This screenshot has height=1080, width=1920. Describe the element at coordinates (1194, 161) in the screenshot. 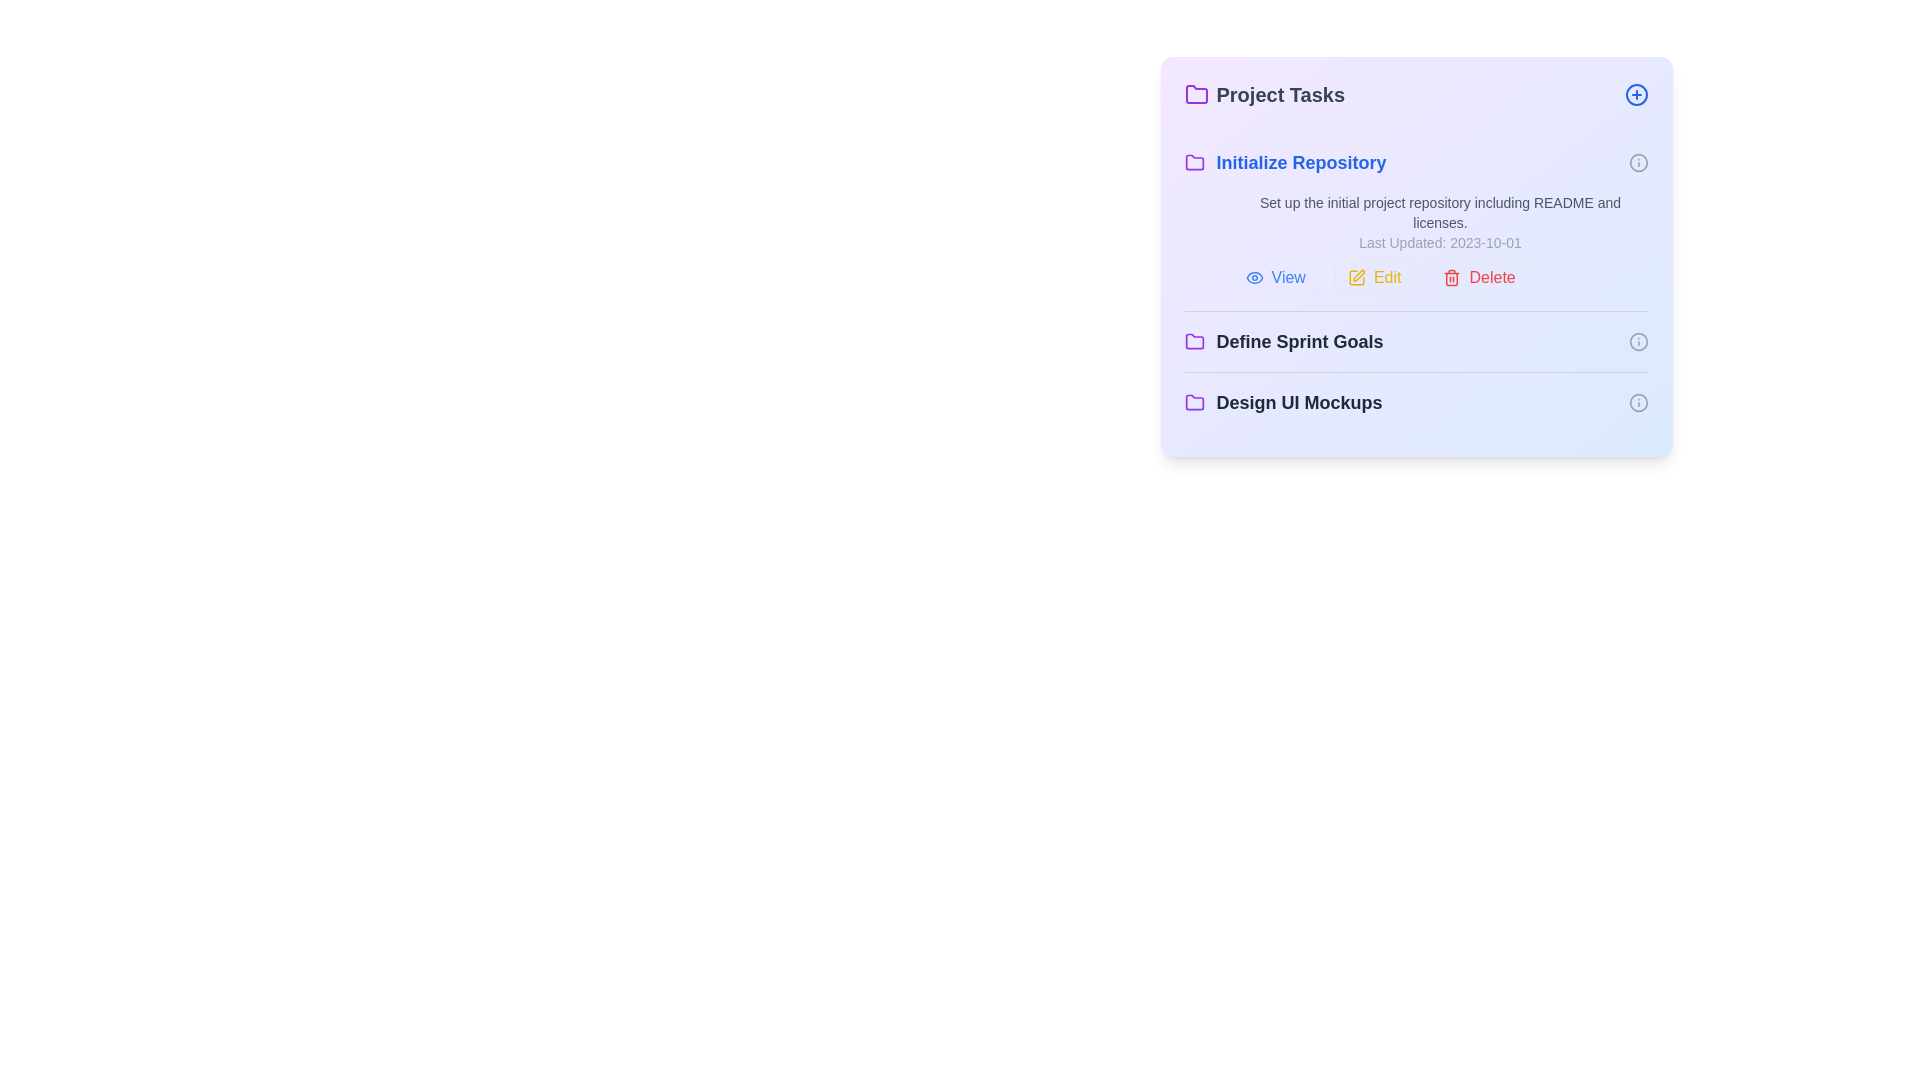

I see `the folder icon representing the project repository, which is the first item under the 'Project Tasks' heading, located to the left of 'Initialize Repository'` at that location.